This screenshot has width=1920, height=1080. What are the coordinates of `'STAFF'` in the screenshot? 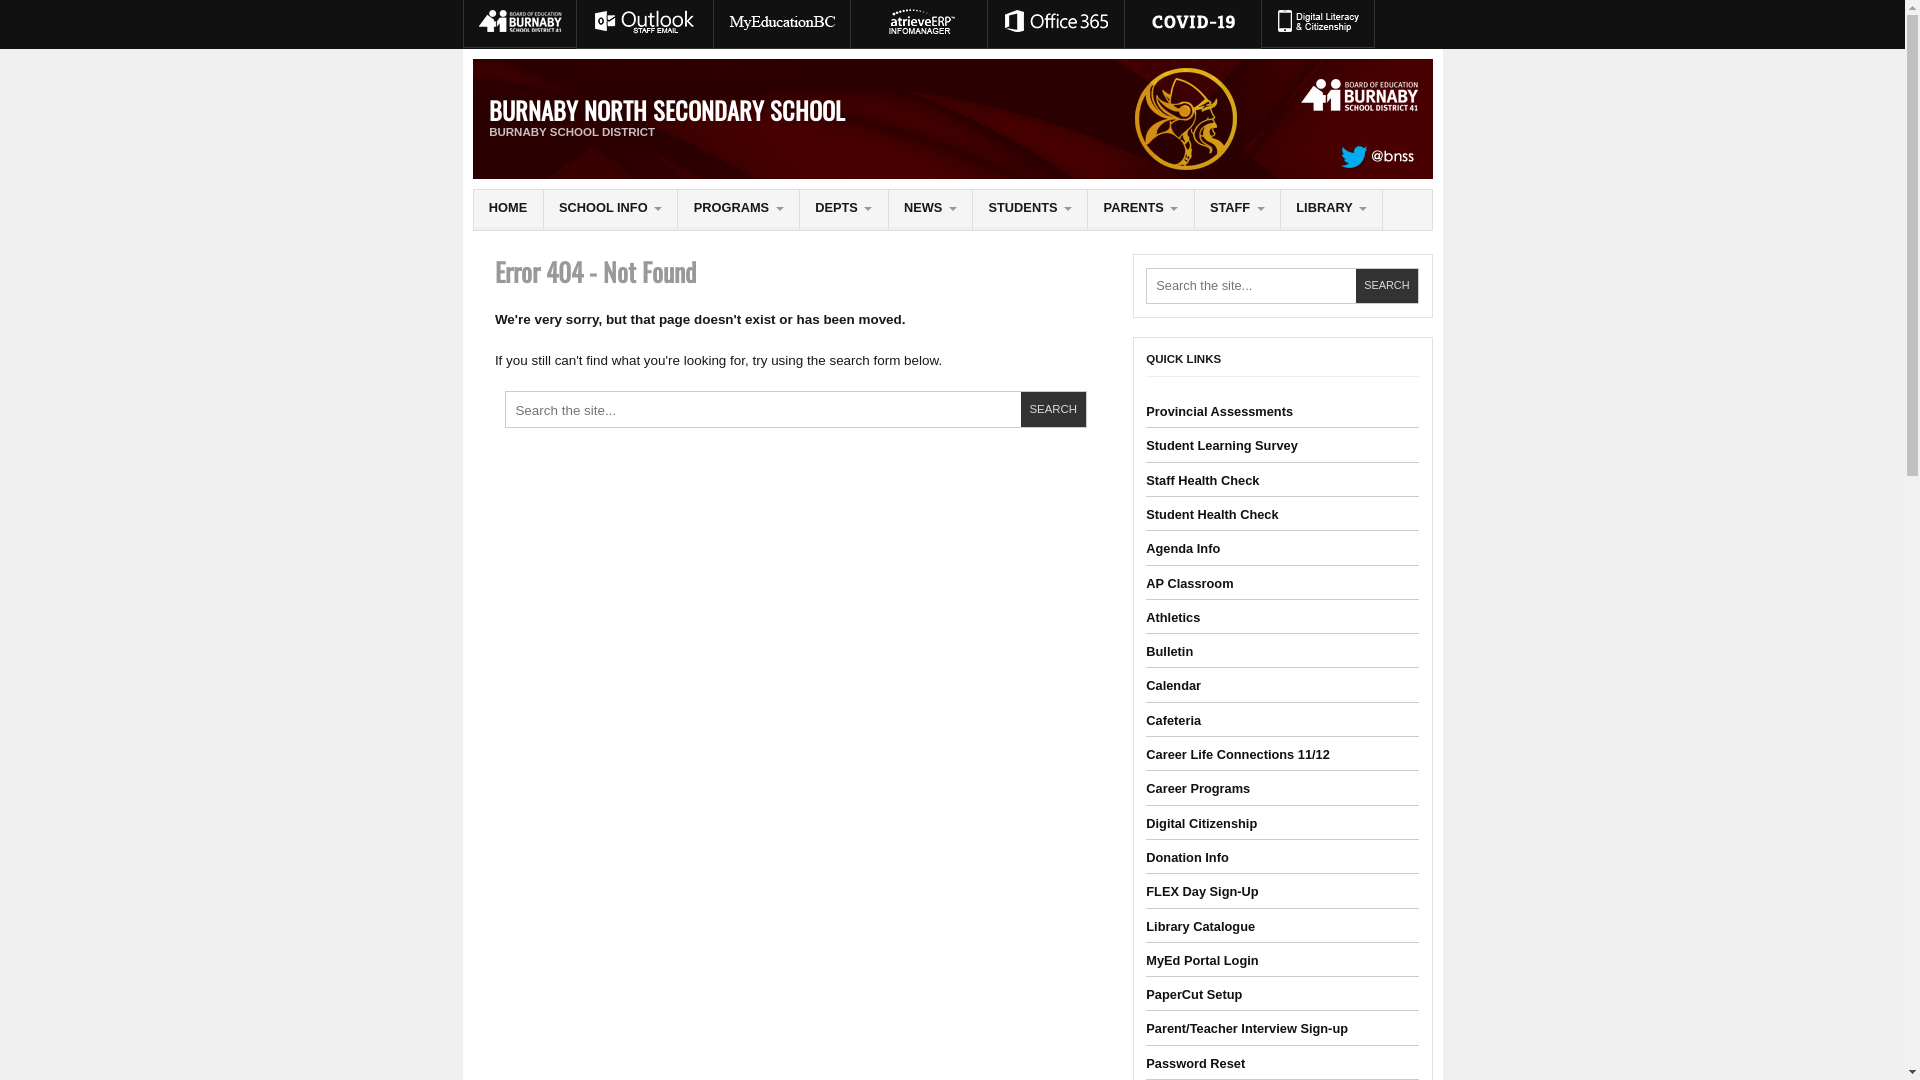 It's located at (1236, 209).